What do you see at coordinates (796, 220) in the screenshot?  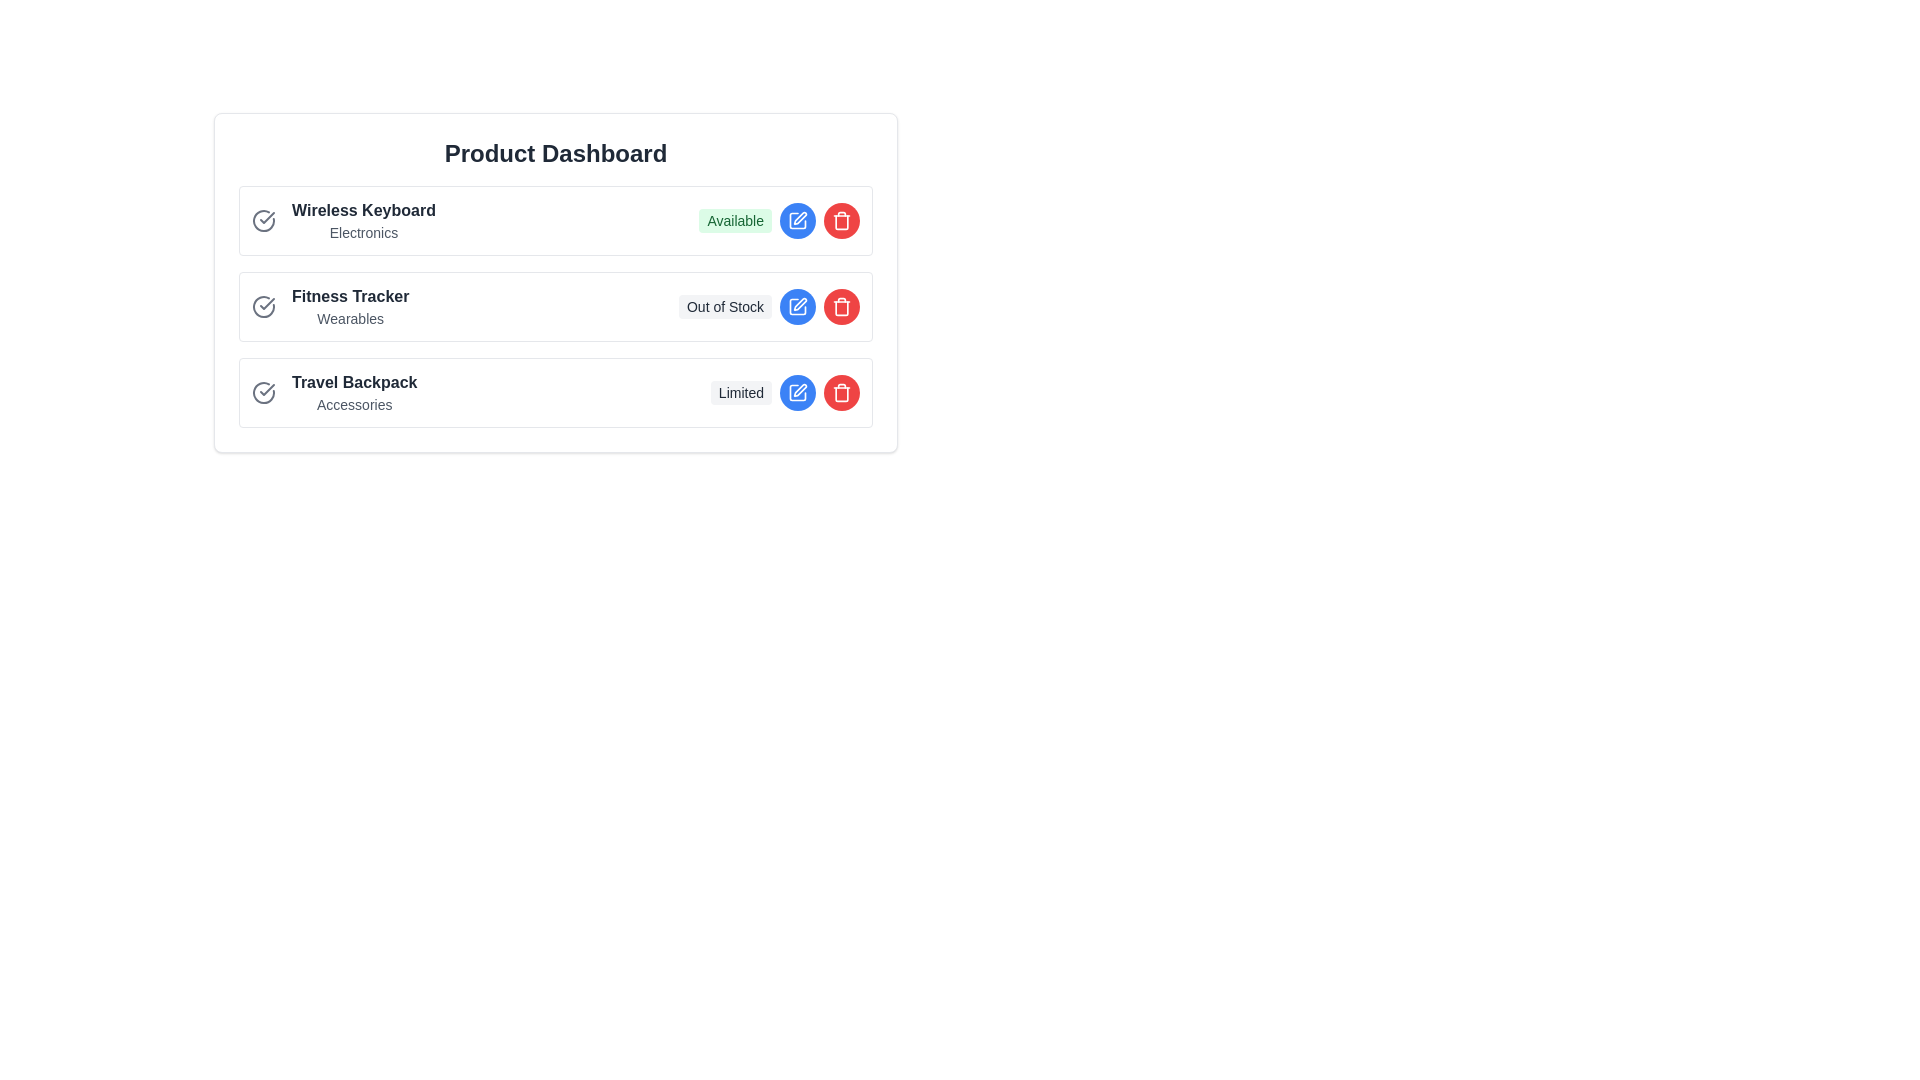 I see `the edit button for the product Wireless Keyboard to change its status` at bounding box center [796, 220].